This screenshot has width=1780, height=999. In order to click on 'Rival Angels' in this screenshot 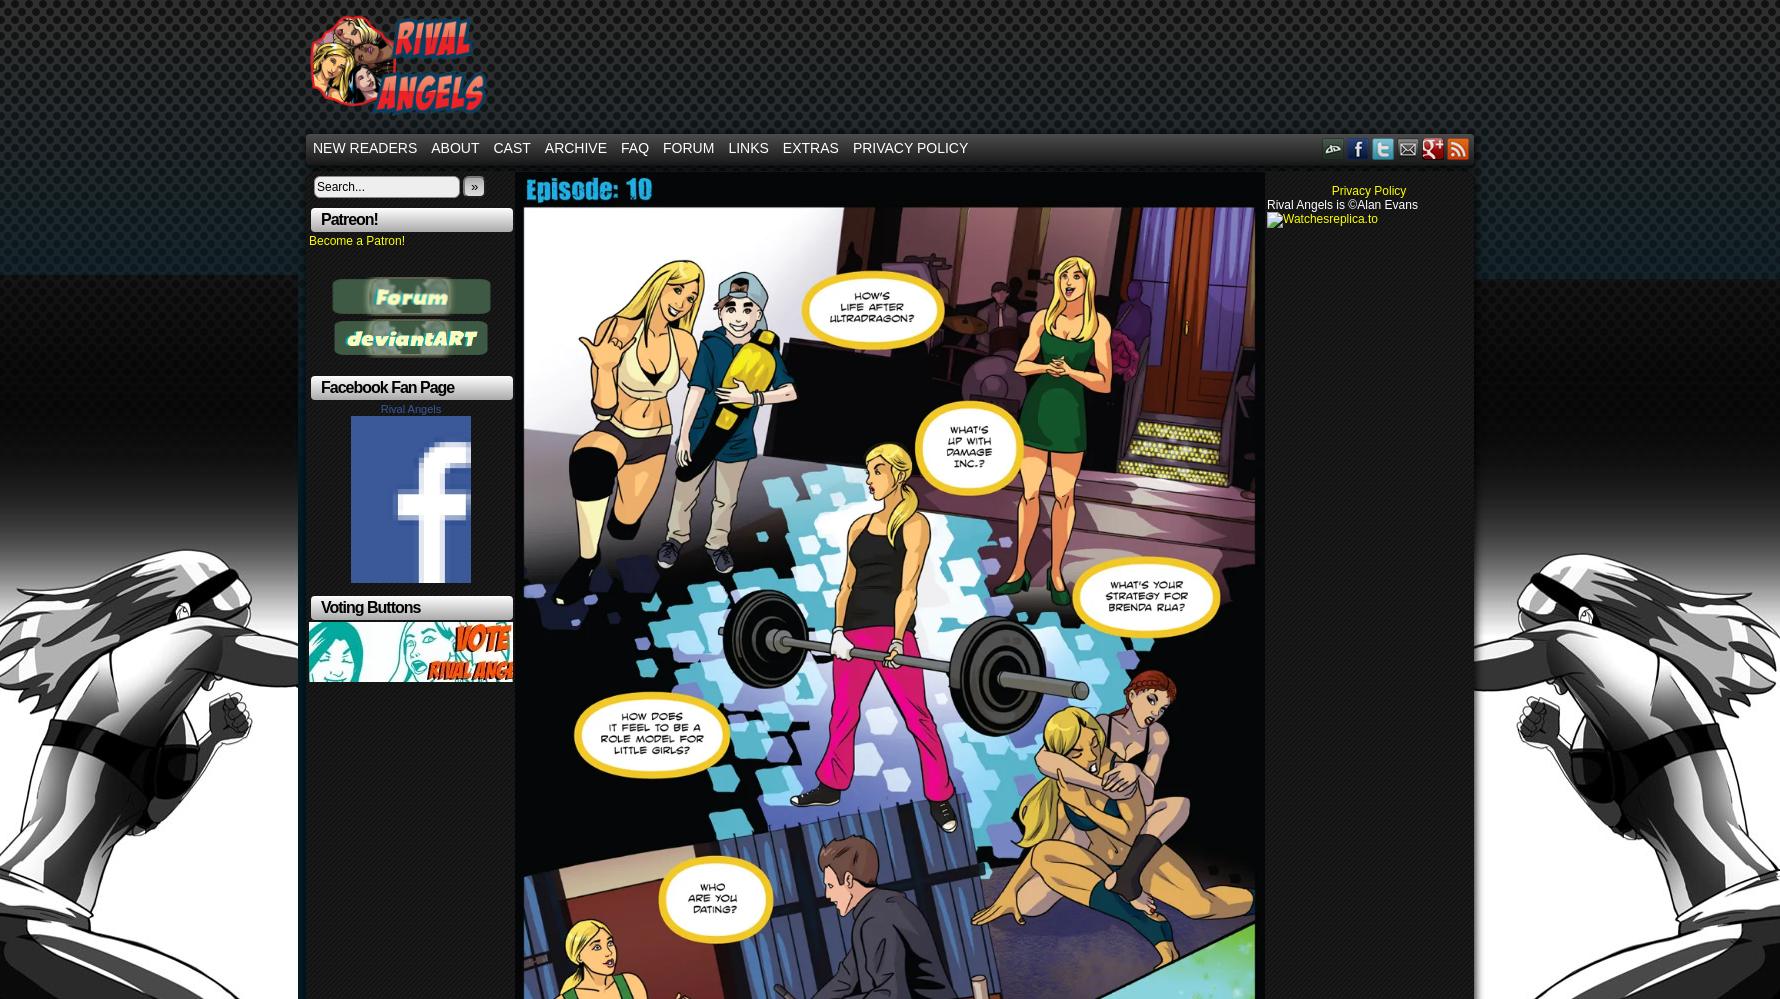, I will do `click(409, 407)`.